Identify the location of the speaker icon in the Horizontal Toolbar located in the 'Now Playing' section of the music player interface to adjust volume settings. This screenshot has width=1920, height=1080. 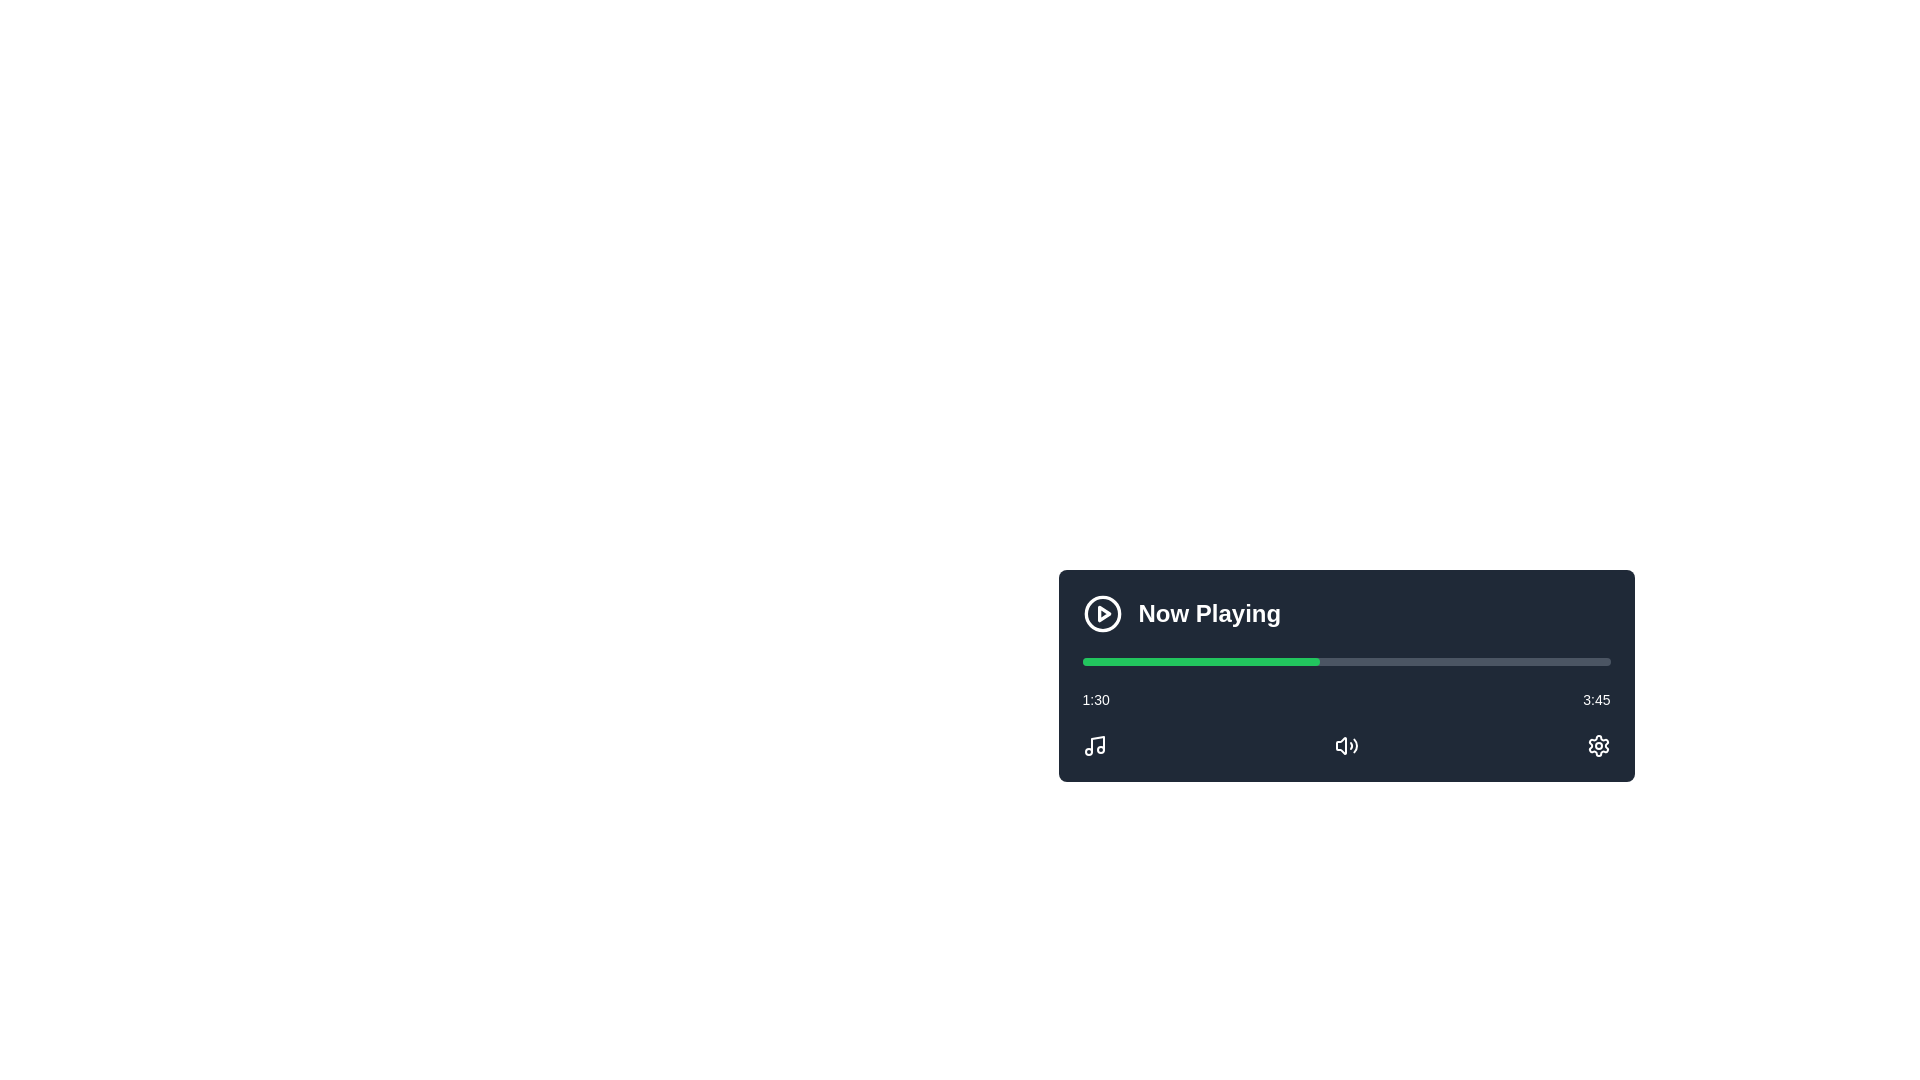
(1346, 745).